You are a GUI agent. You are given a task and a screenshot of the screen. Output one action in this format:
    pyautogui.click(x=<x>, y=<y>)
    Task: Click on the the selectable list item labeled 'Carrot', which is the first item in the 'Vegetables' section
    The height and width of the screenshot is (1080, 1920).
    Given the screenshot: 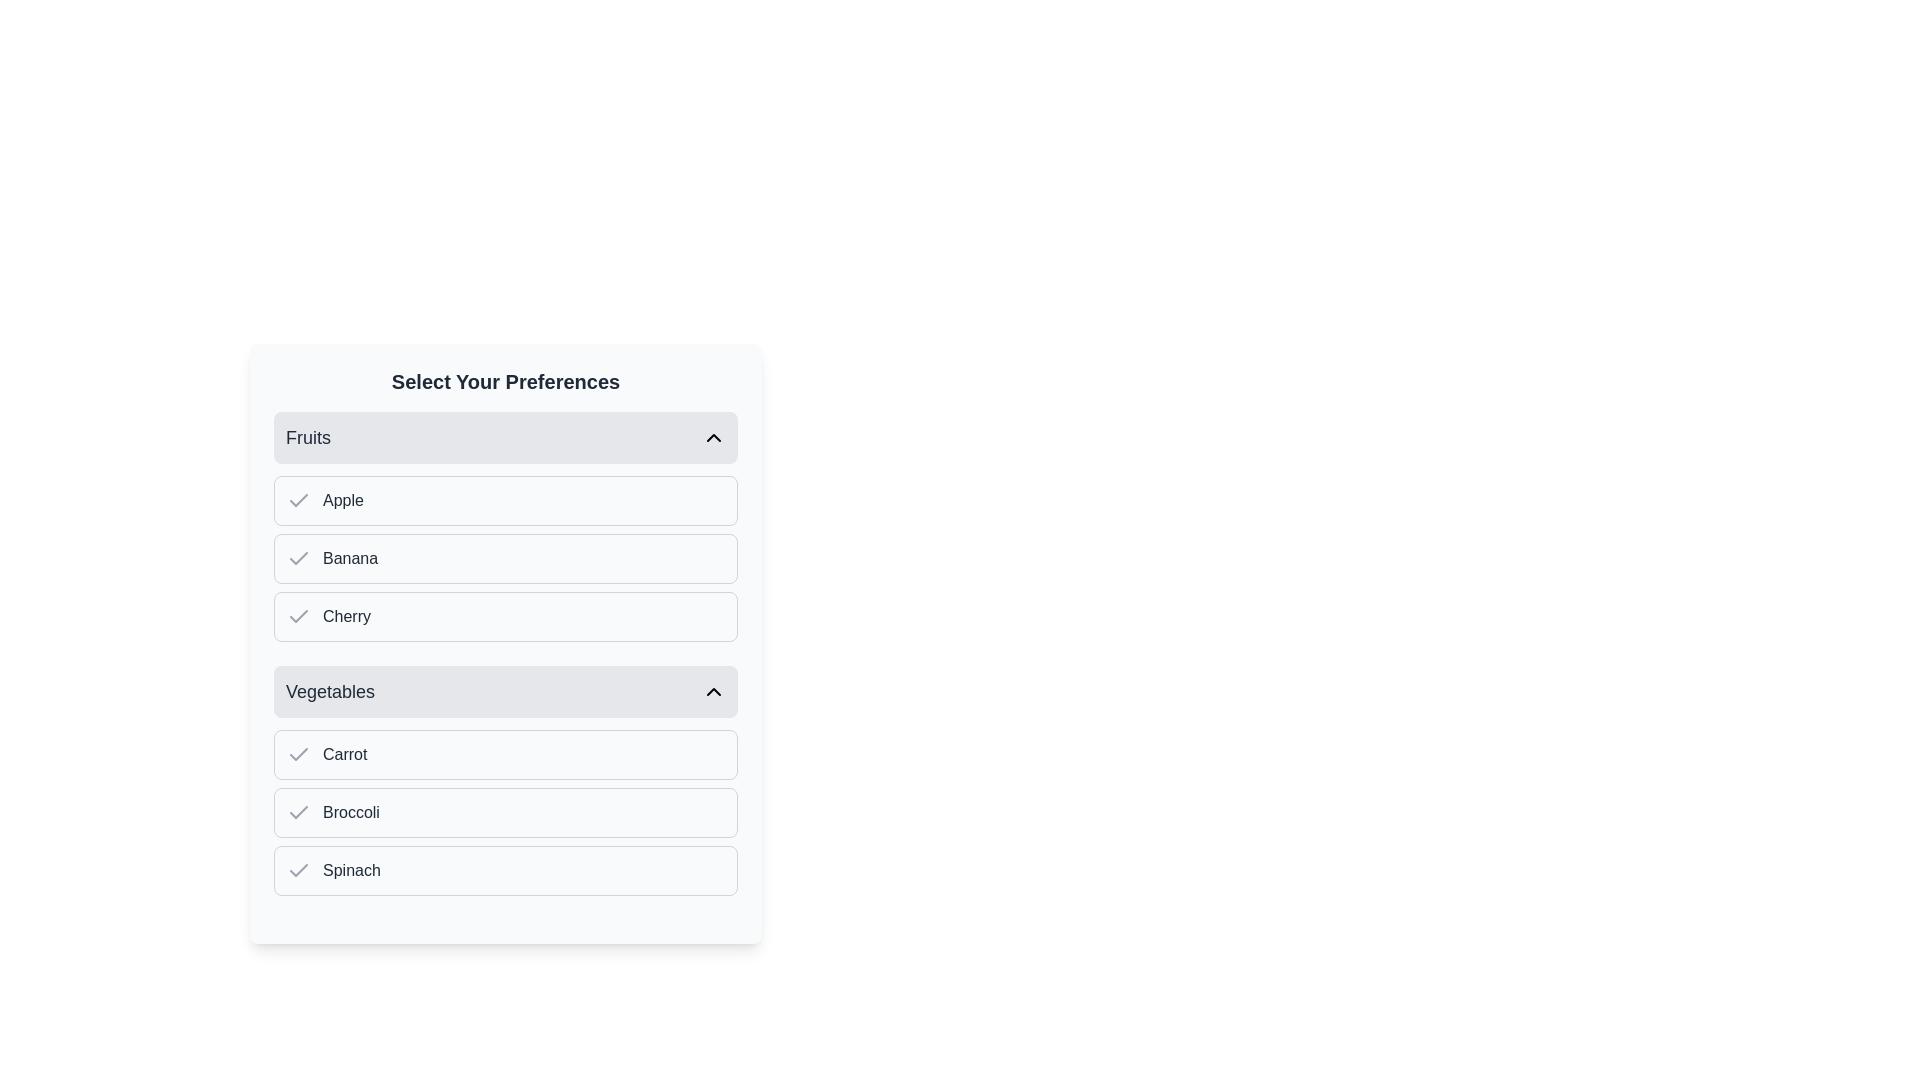 What is the action you would take?
    pyautogui.click(x=505, y=755)
    